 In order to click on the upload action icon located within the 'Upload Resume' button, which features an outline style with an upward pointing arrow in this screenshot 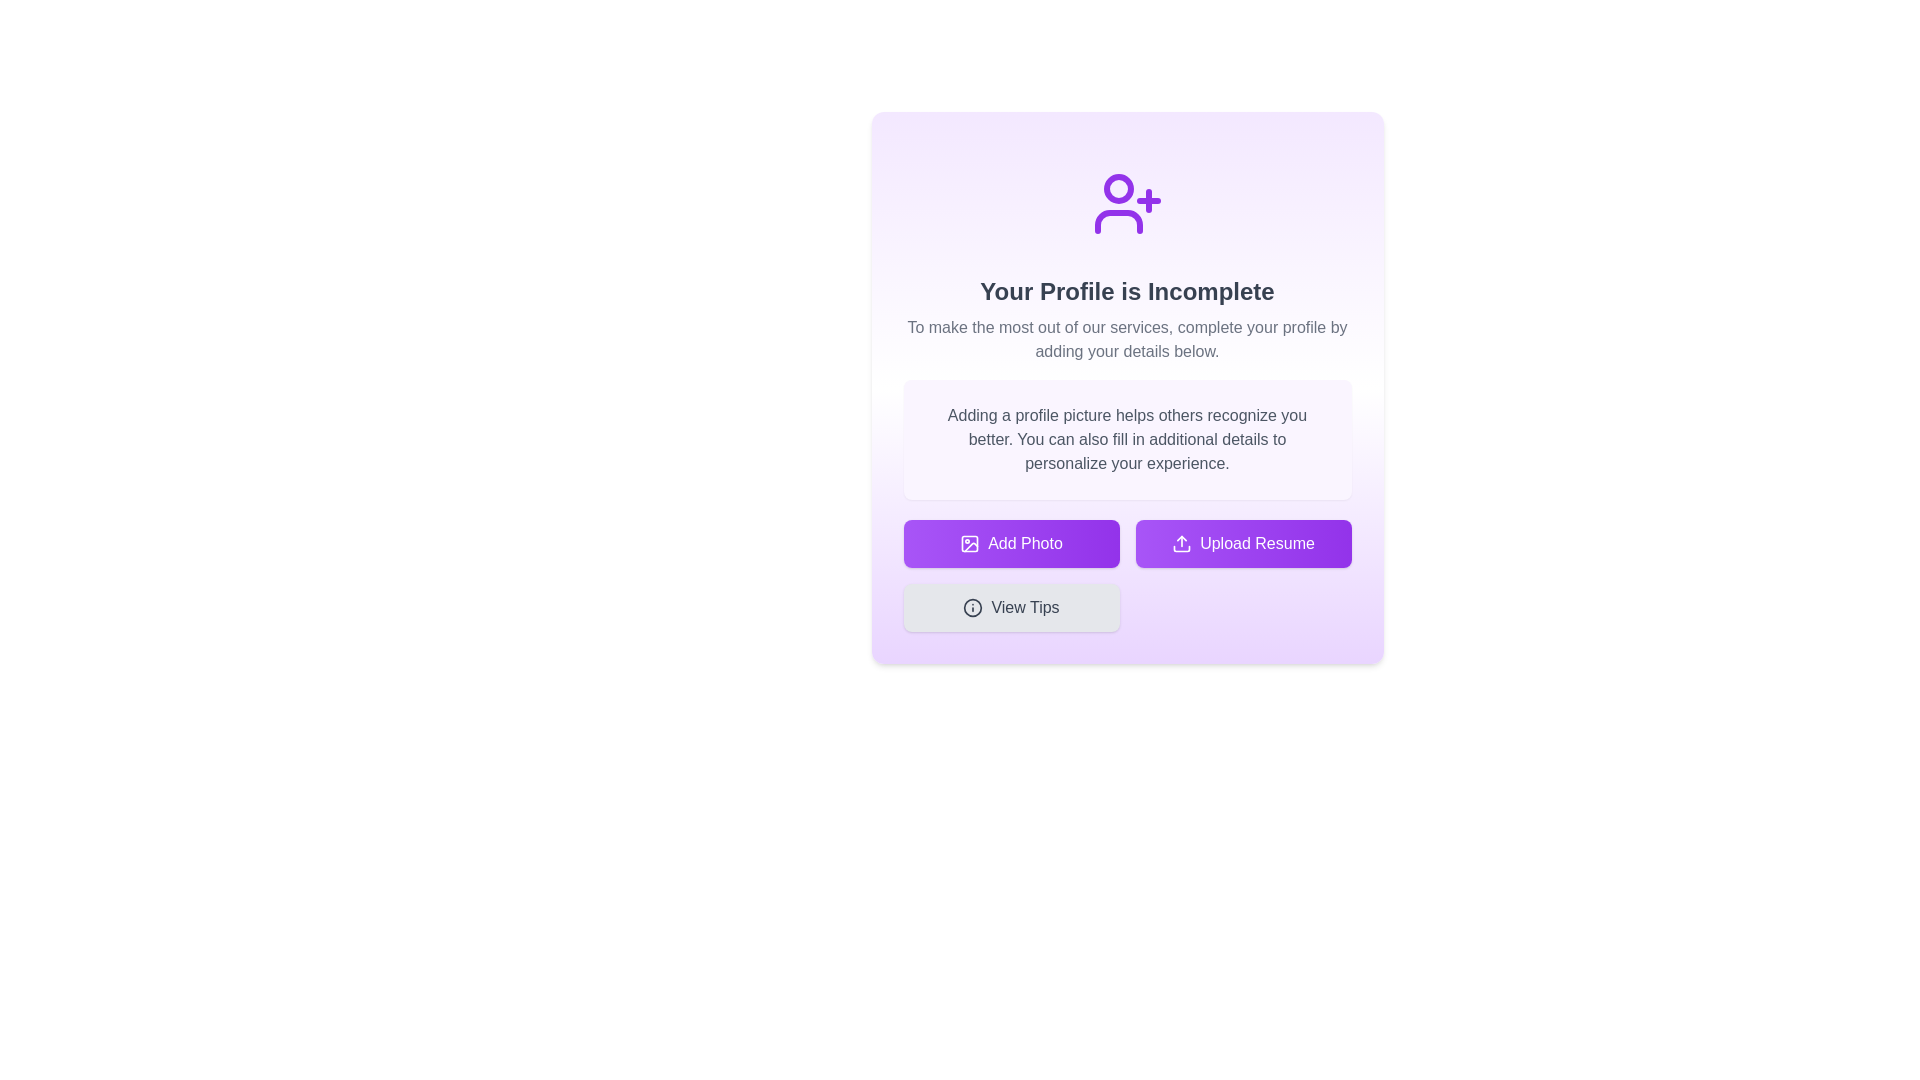, I will do `click(1182, 543)`.